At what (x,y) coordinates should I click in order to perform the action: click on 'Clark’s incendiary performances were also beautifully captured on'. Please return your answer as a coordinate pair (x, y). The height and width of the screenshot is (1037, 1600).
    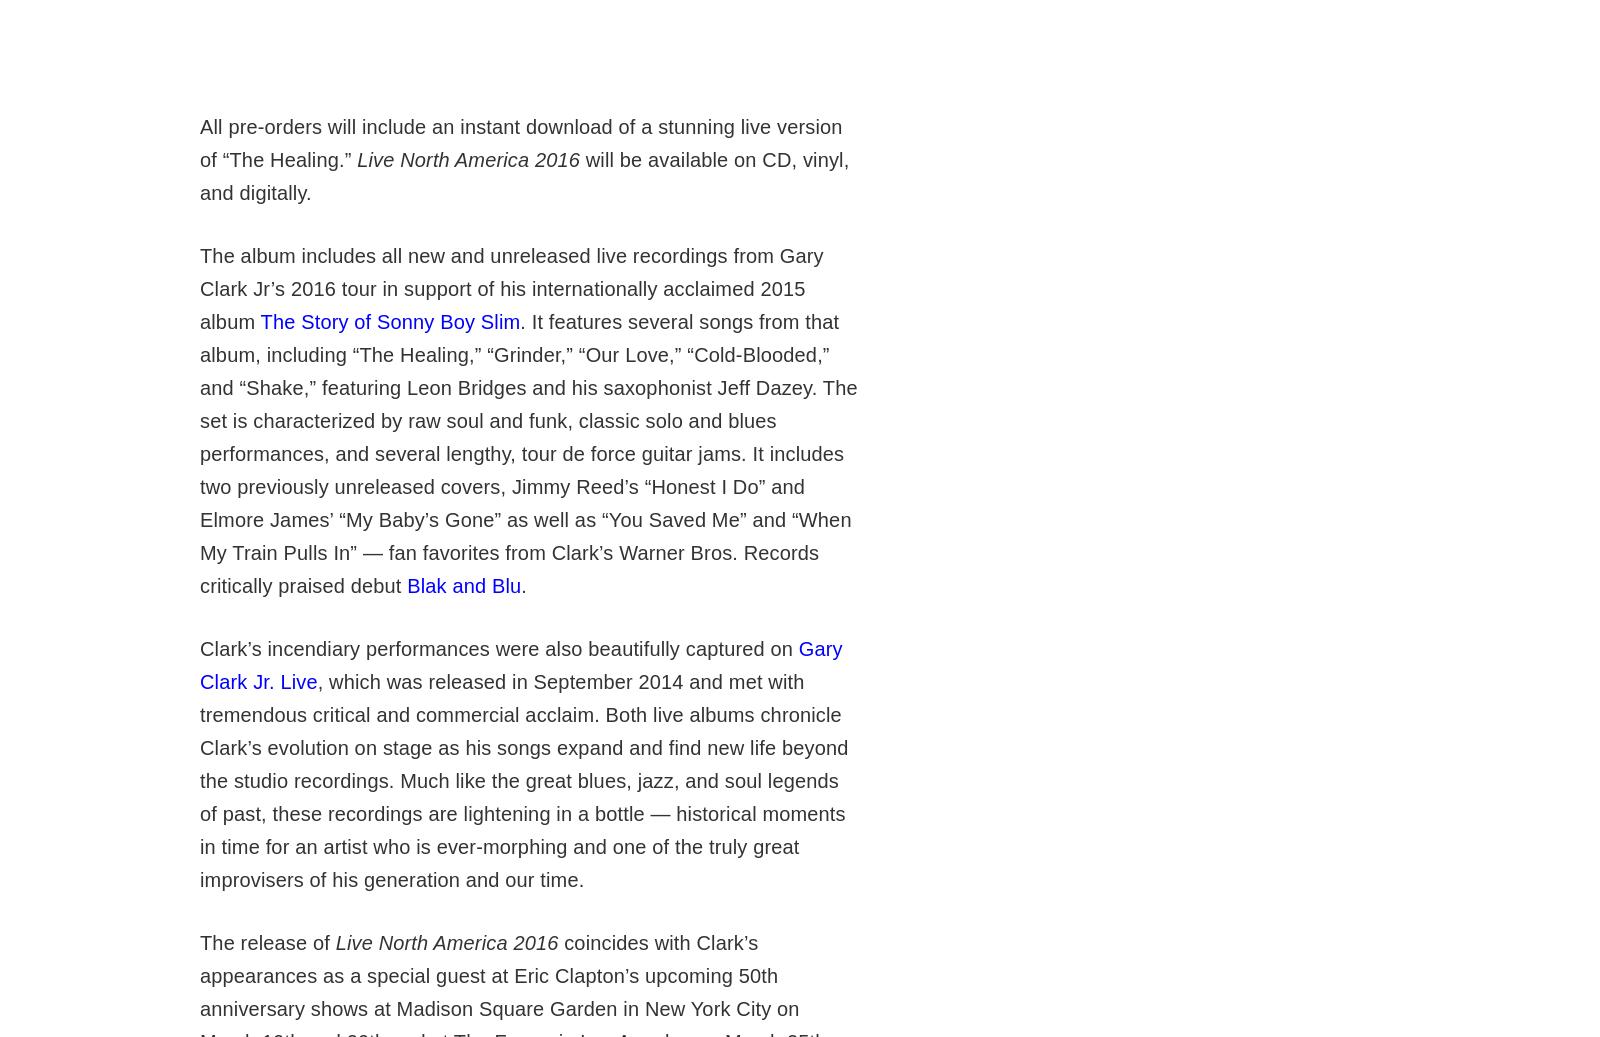
    Looking at the image, I should click on (498, 648).